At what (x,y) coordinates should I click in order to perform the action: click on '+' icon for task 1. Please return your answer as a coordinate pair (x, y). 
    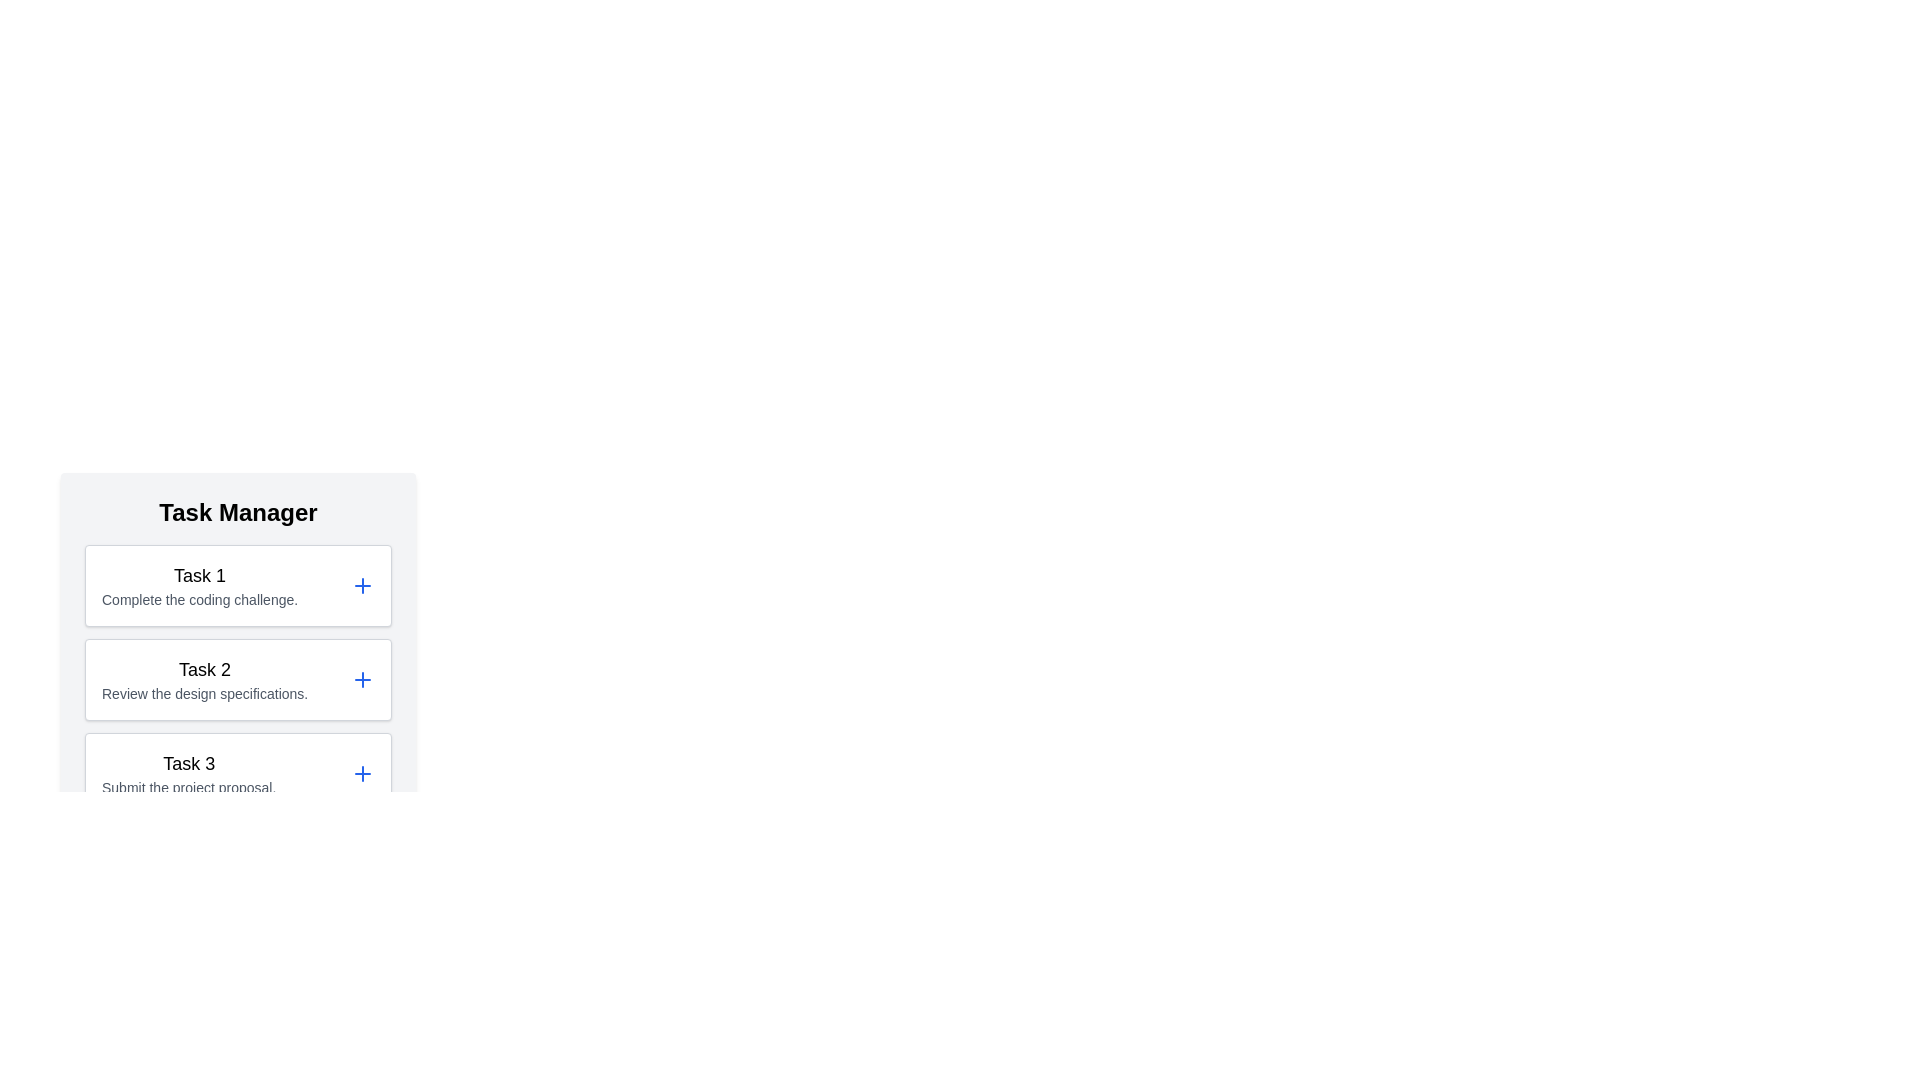
    Looking at the image, I should click on (363, 585).